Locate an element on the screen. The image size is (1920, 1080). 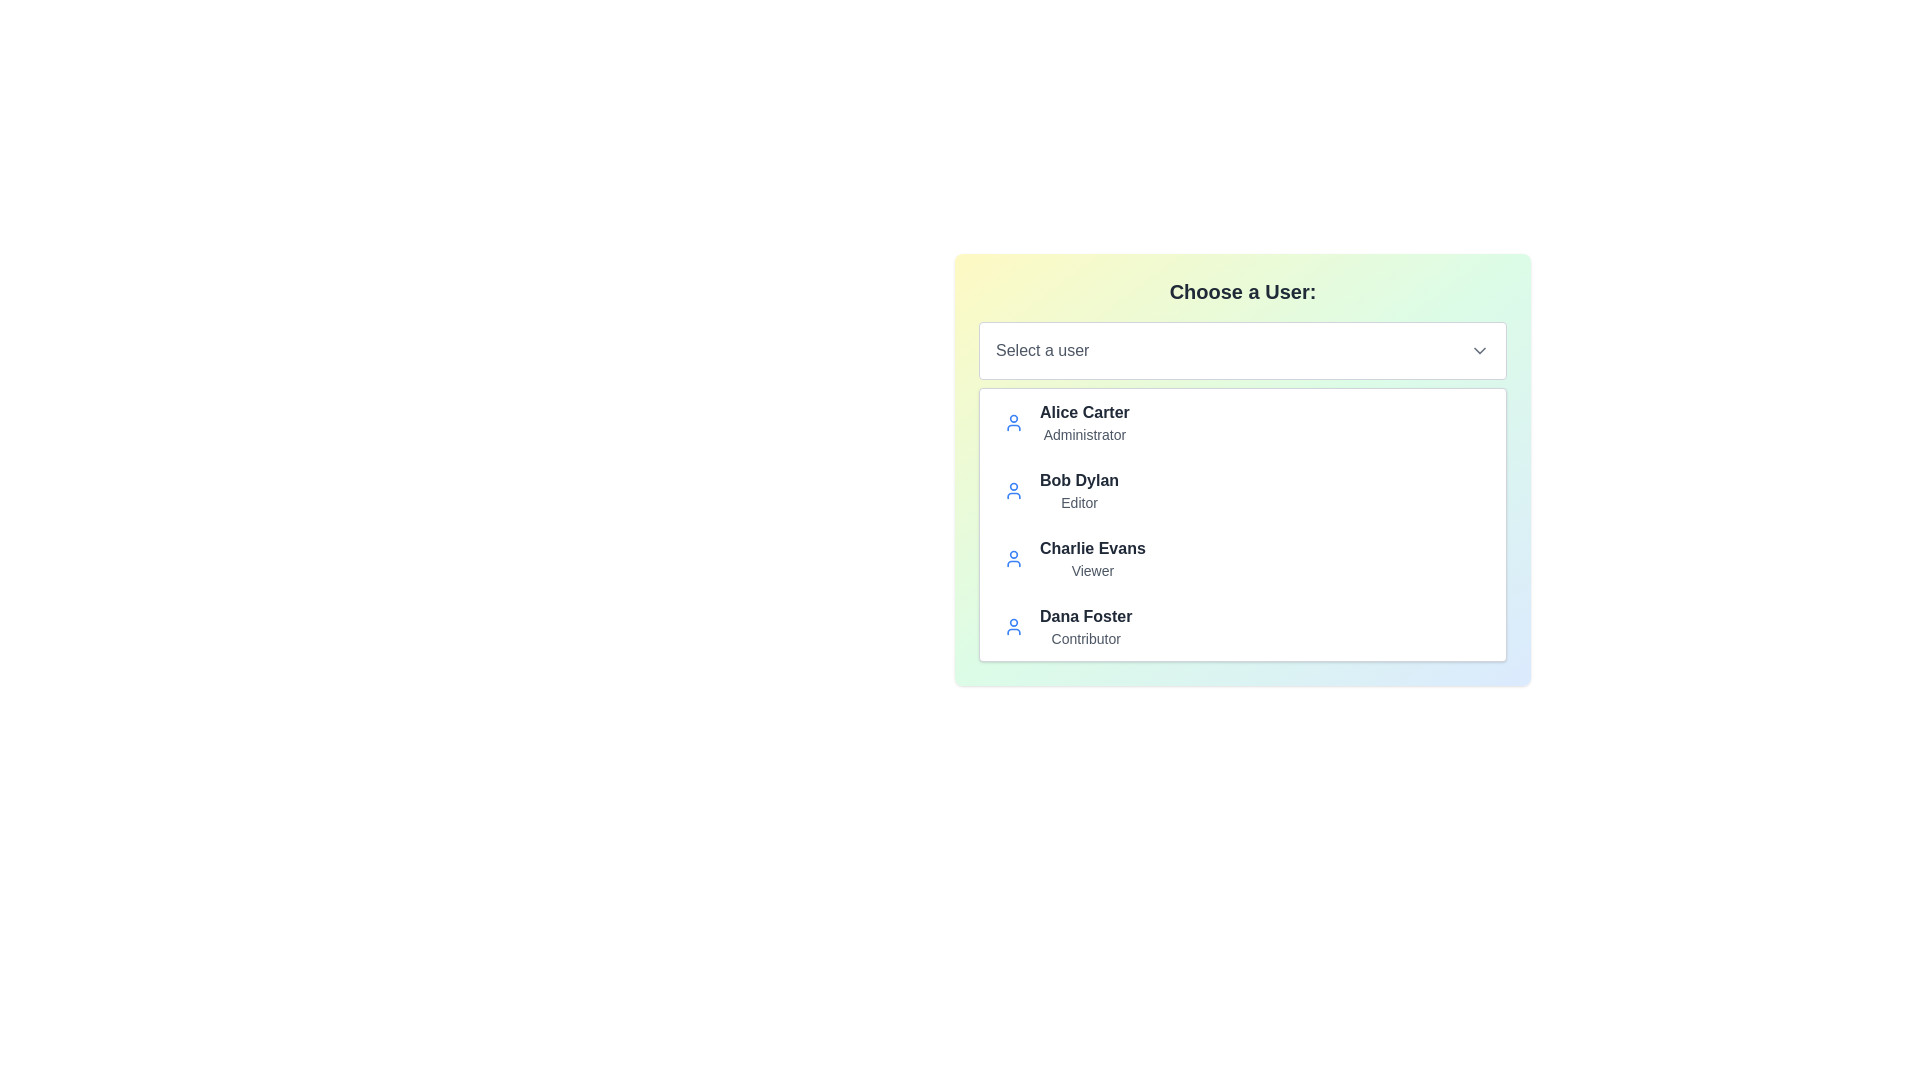
the user icon representing 'Charlie Evans' in the user selection list, which is the third icon located to the left of the name is located at coordinates (1013, 559).